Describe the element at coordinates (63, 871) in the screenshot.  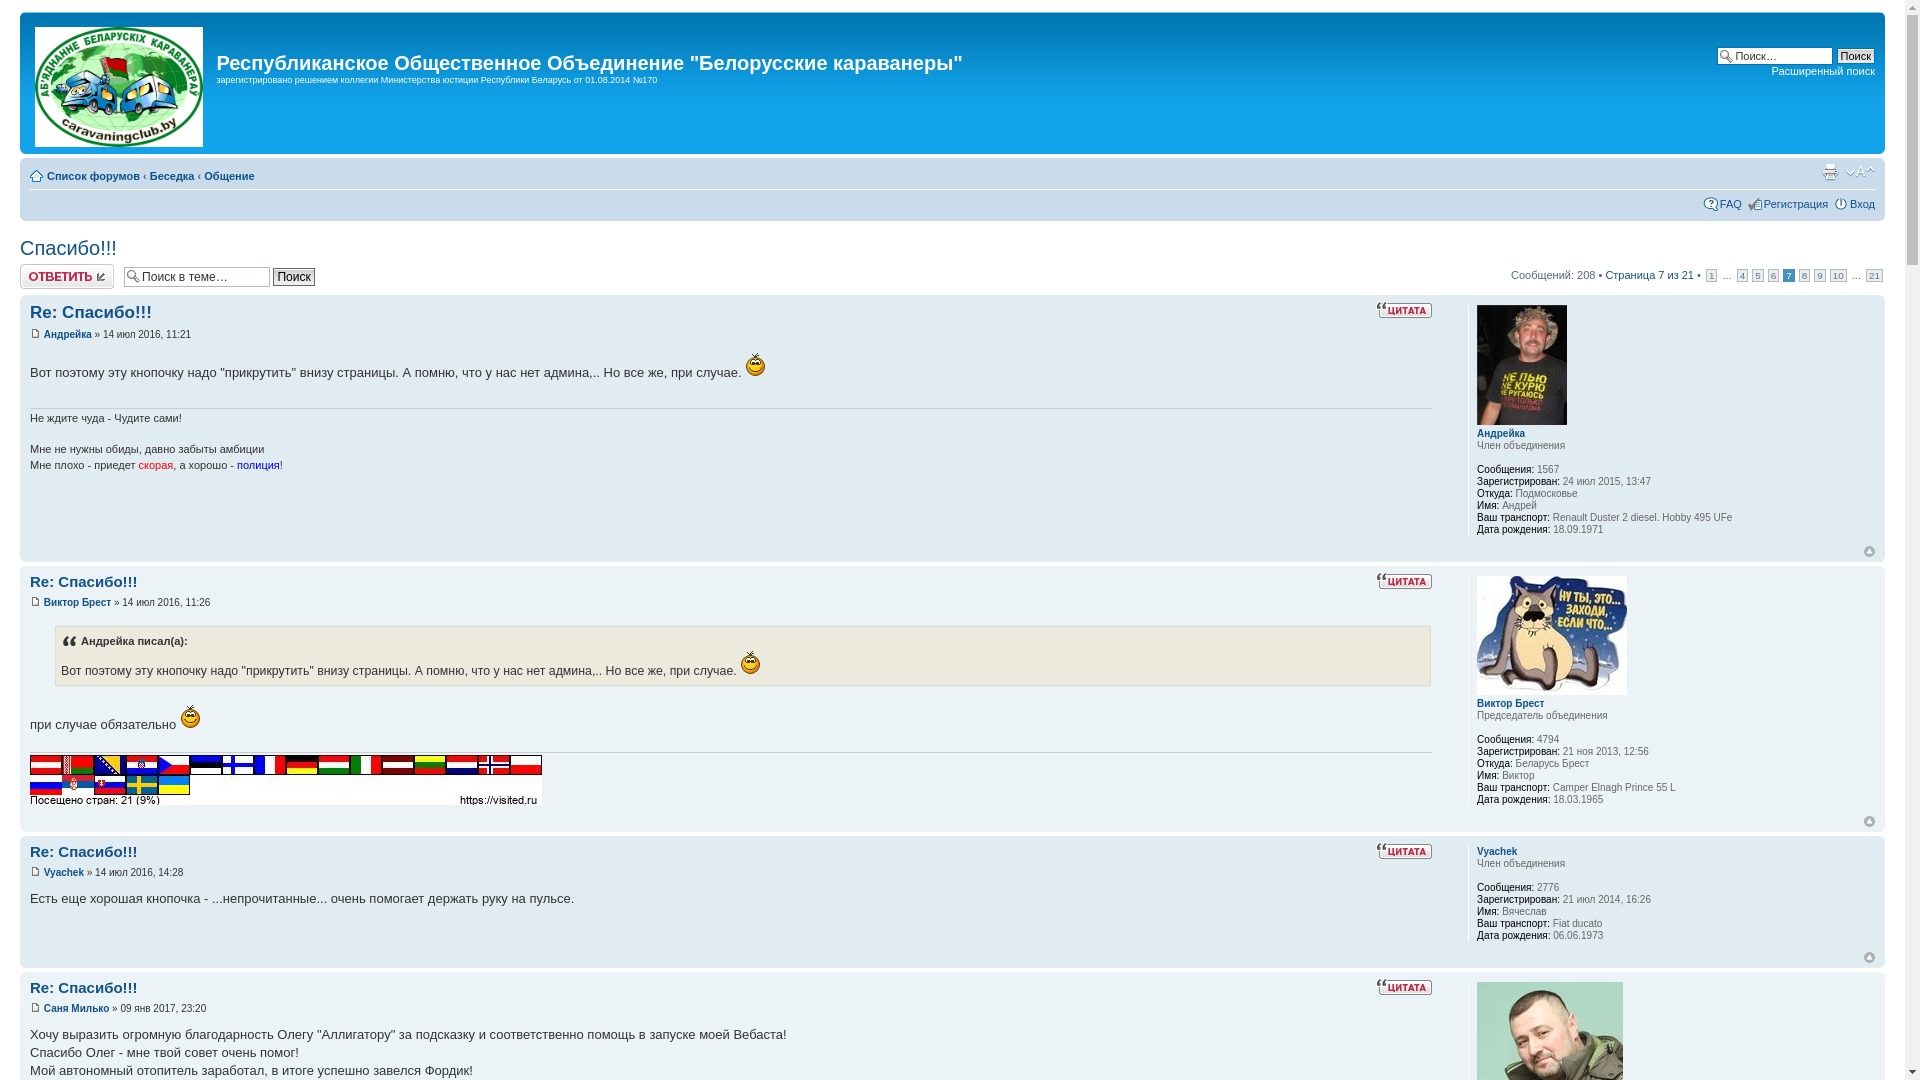
I see `'Vyachek'` at that location.